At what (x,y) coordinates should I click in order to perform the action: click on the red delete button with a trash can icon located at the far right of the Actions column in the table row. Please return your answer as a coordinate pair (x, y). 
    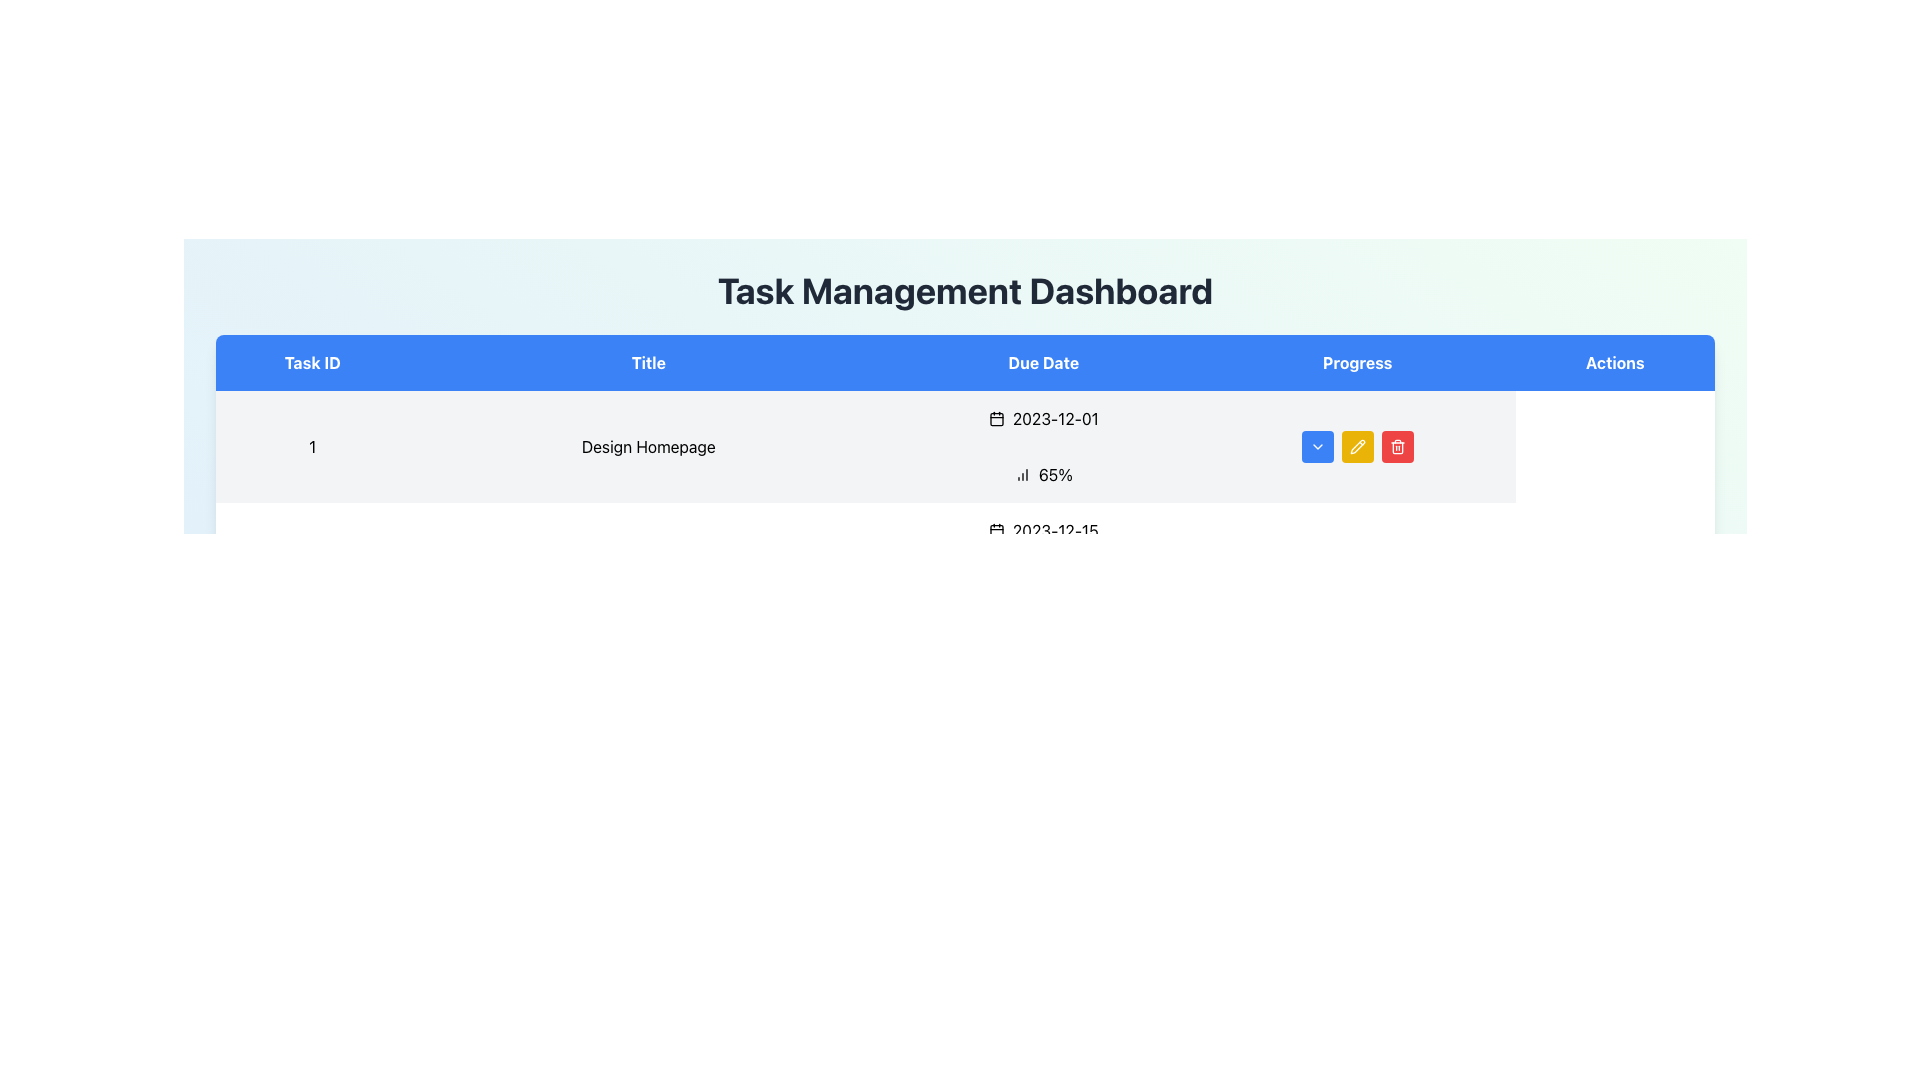
    Looking at the image, I should click on (1396, 446).